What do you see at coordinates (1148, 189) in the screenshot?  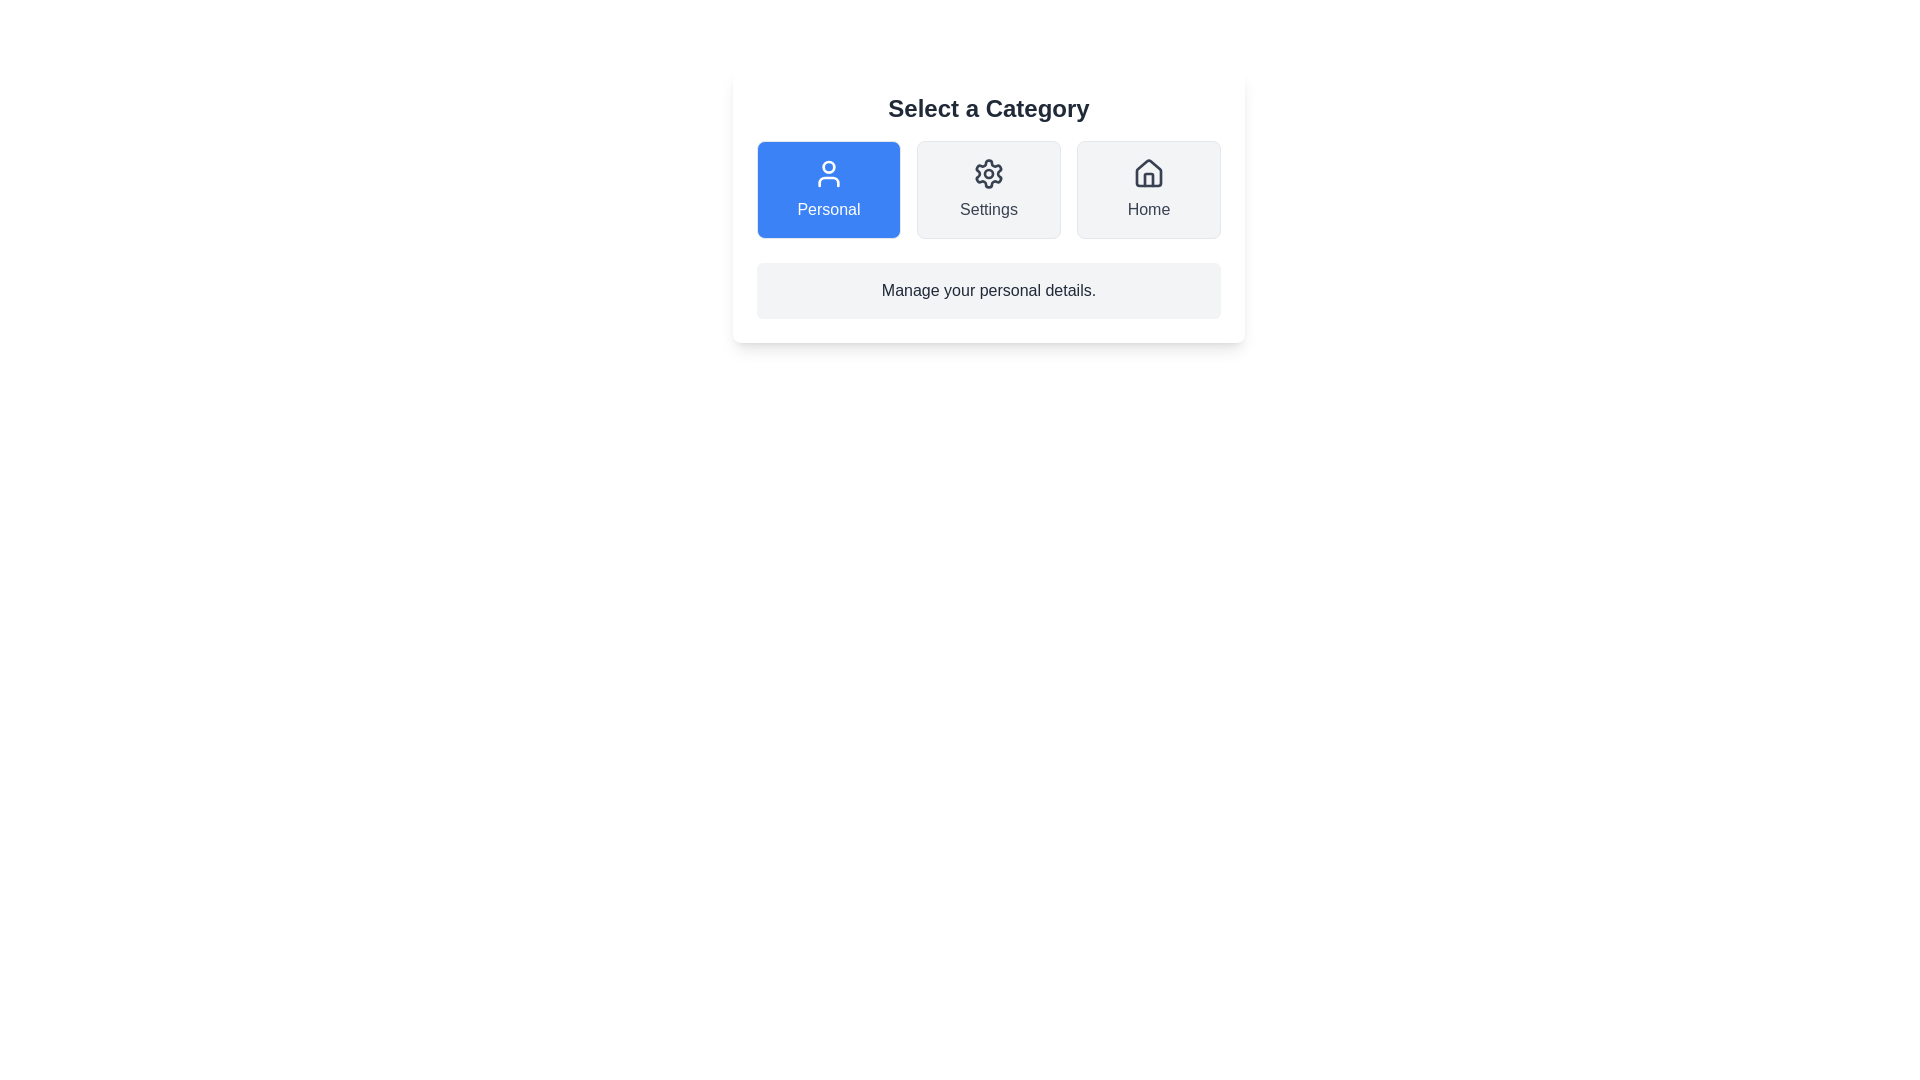 I see `the Home button to select the corresponding category` at bounding box center [1148, 189].